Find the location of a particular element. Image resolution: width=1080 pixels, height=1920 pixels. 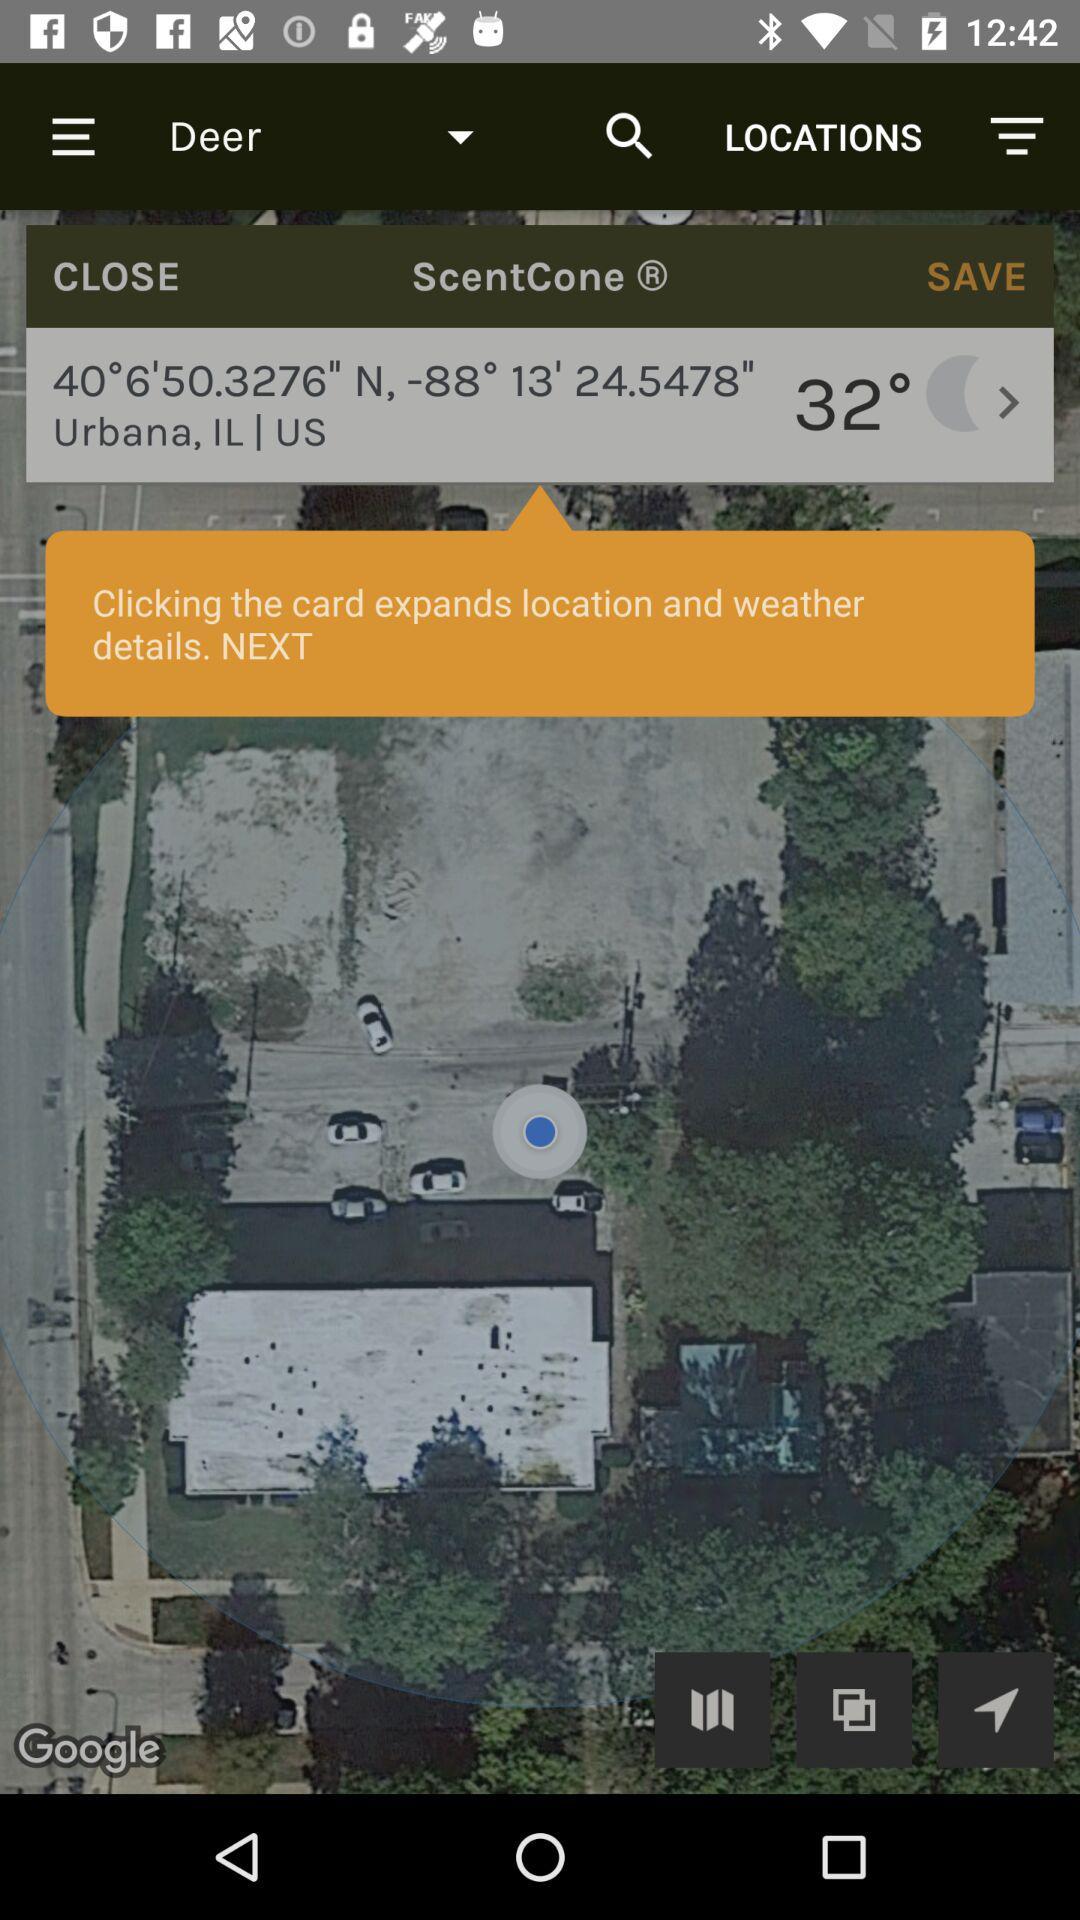

to track location/direction is located at coordinates (995, 1708).